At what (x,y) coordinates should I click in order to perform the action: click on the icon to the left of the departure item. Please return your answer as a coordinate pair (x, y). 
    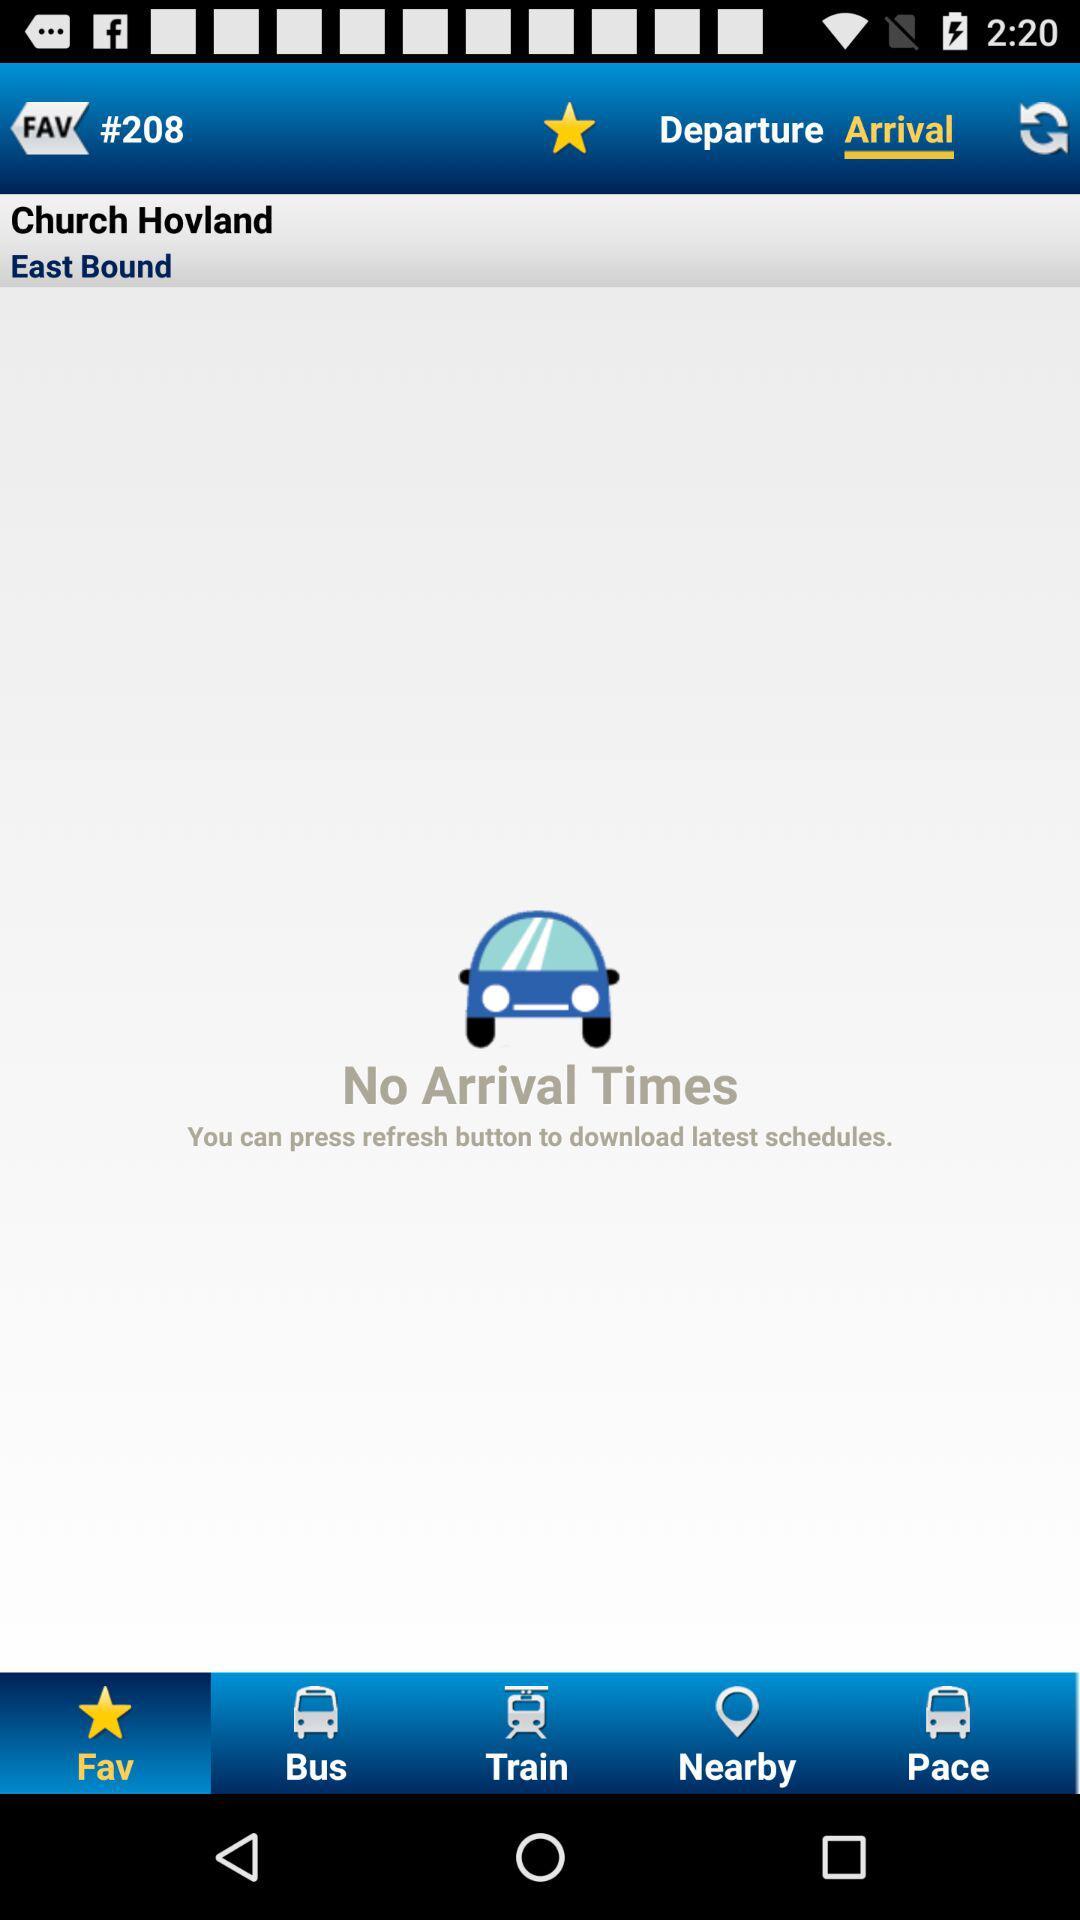
    Looking at the image, I should click on (570, 127).